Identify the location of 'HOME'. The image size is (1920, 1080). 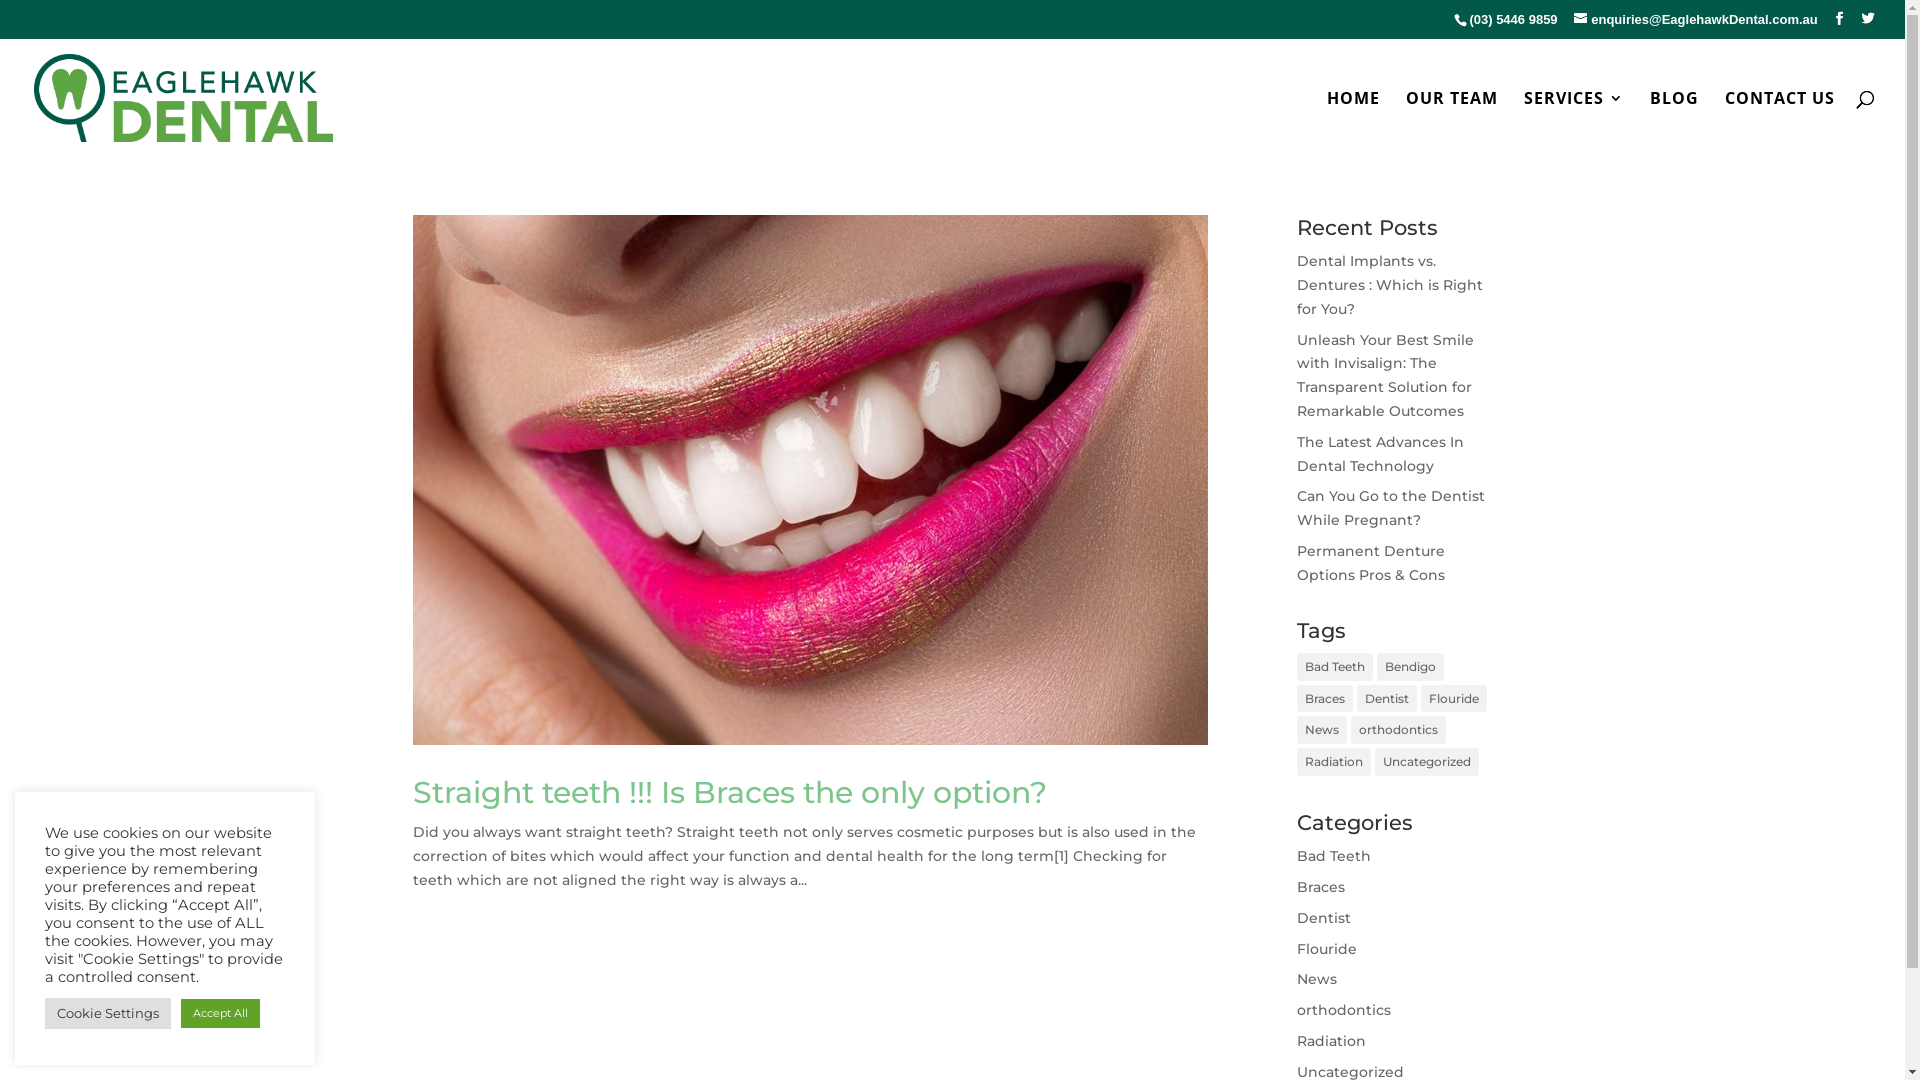
(1326, 123).